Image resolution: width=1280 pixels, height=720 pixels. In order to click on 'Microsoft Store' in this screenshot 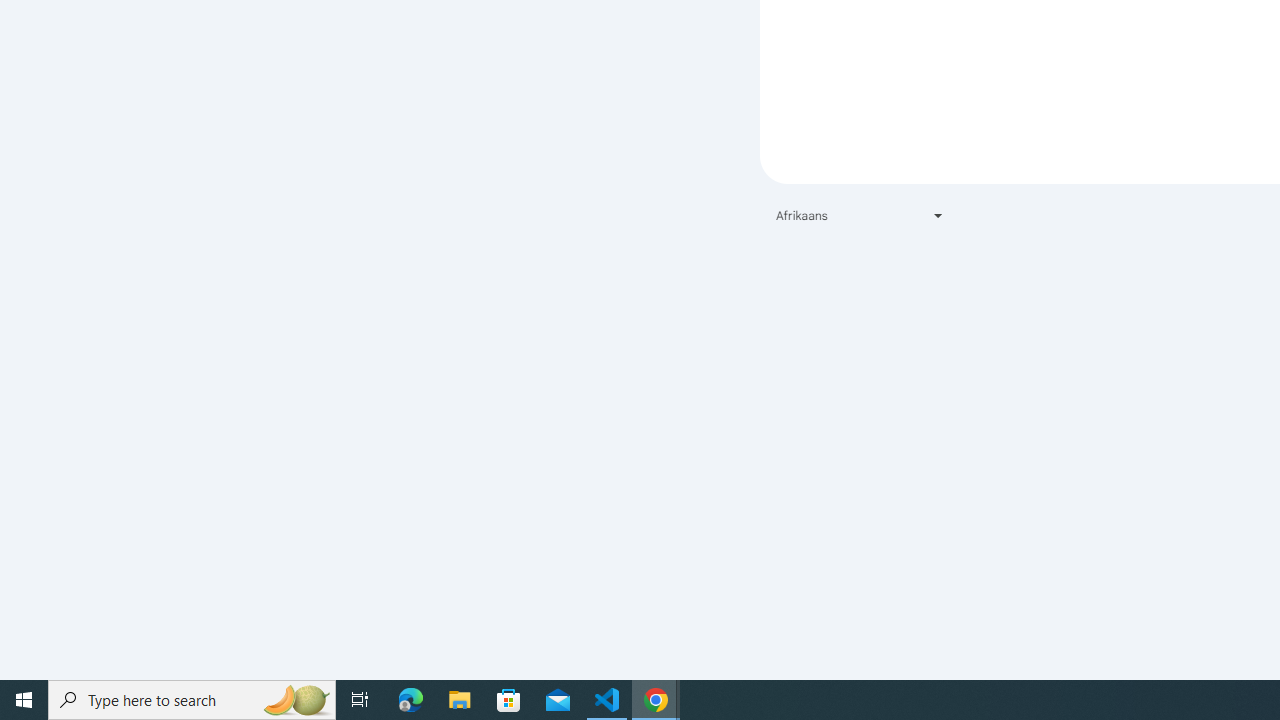, I will do `click(509, 698)`.